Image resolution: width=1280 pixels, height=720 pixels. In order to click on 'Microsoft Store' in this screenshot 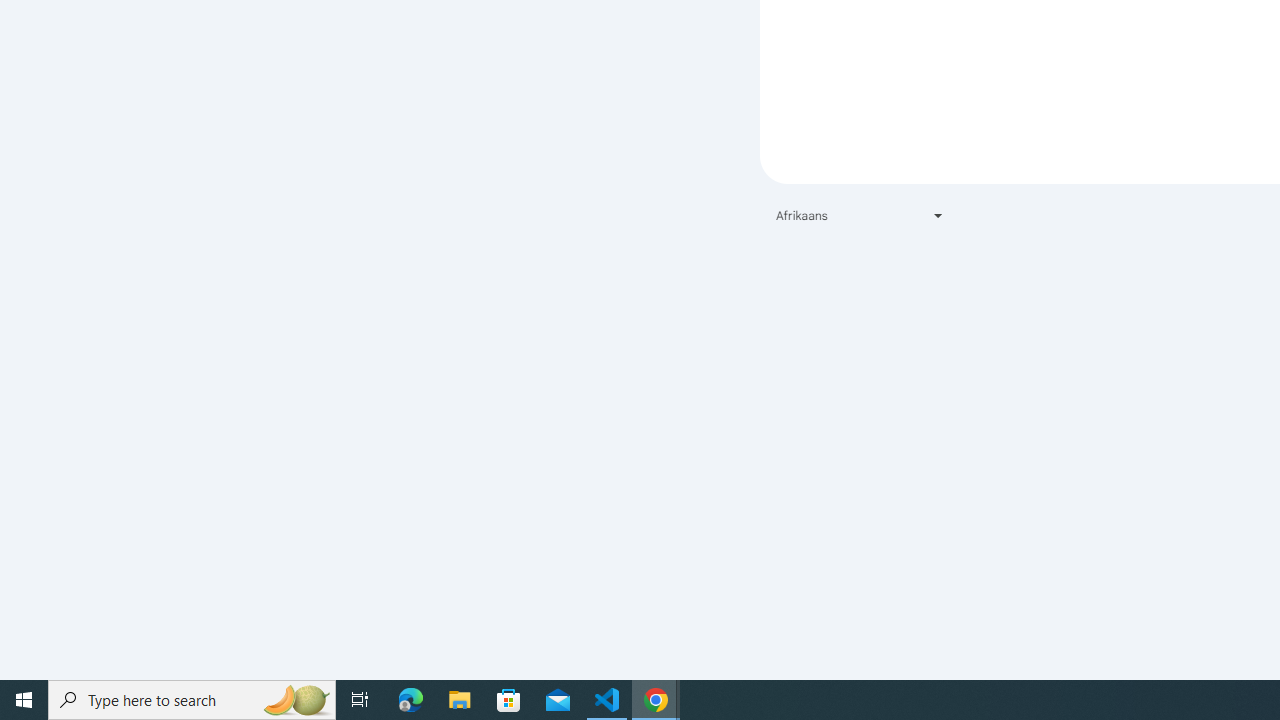, I will do `click(509, 698)`.